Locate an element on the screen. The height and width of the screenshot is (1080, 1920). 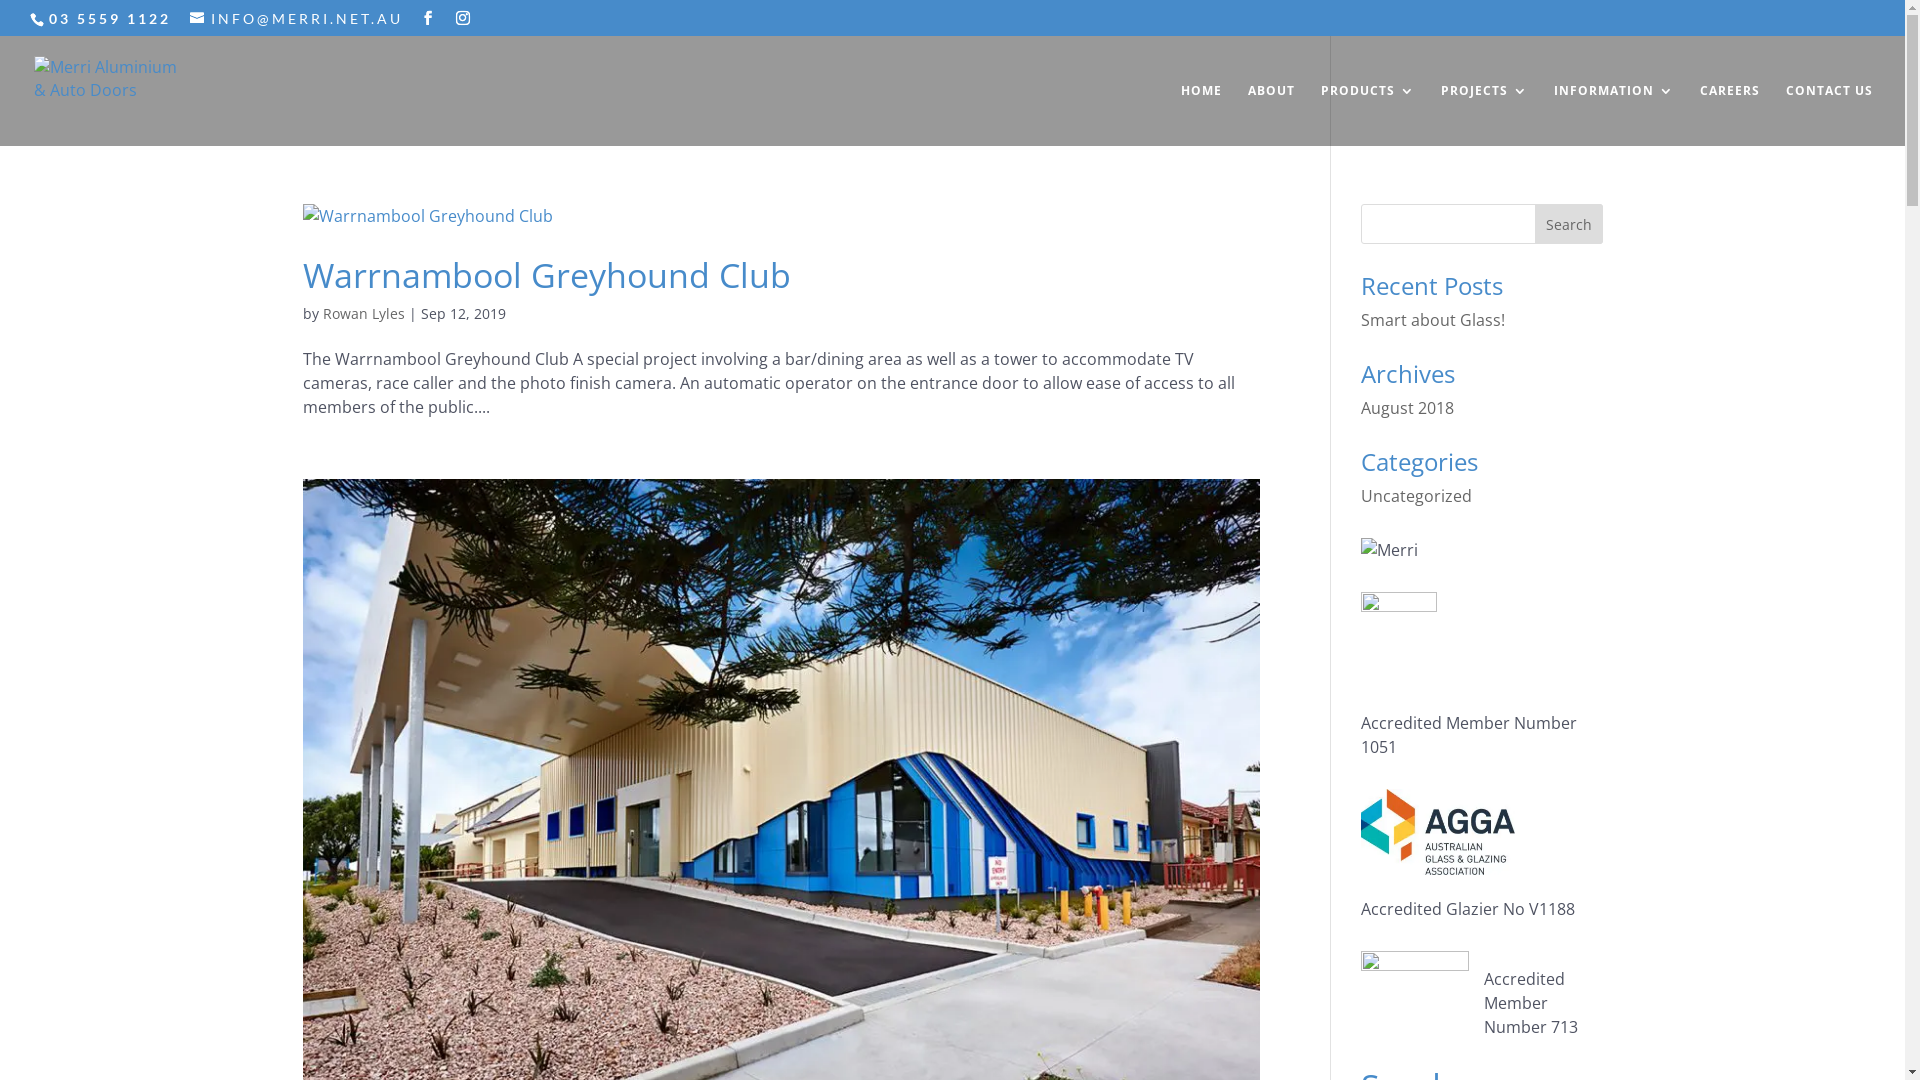
'PROJECTS' is located at coordinates (1484, 115).